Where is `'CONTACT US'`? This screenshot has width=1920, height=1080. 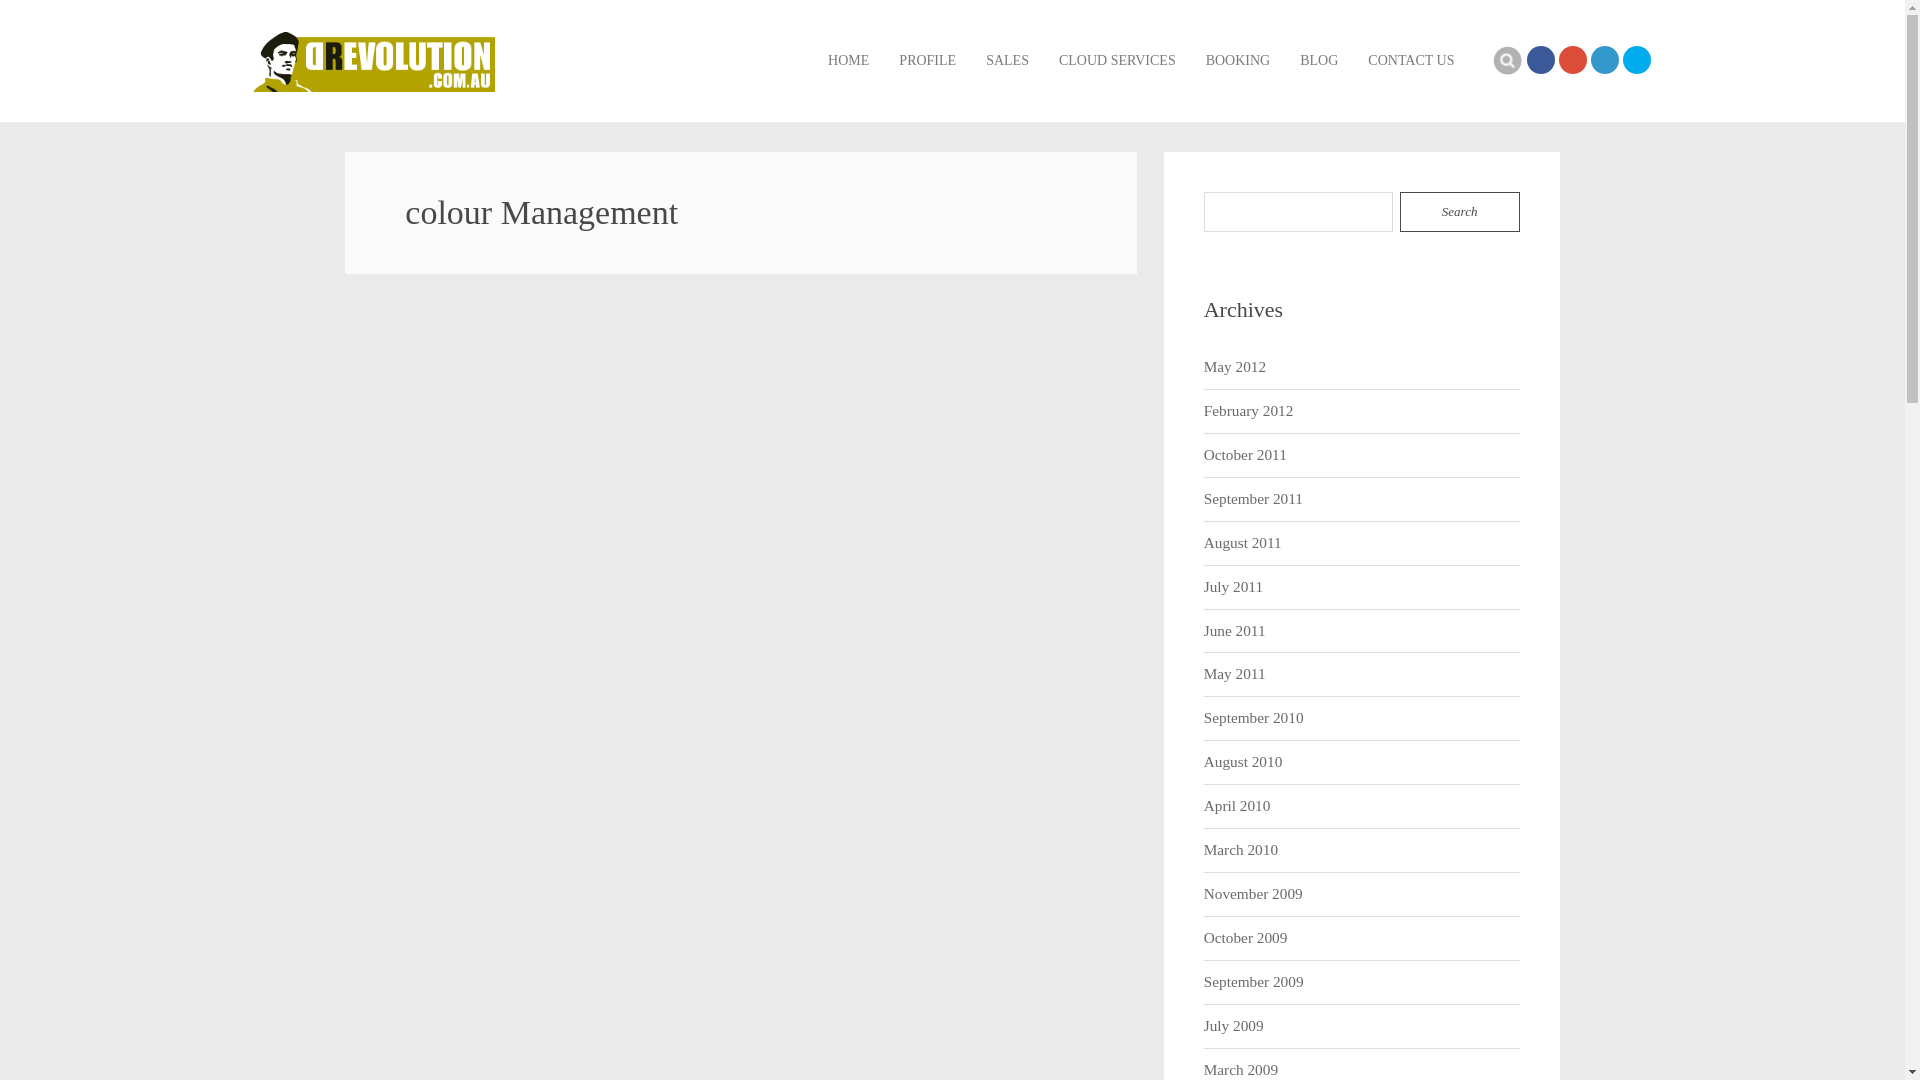
'CONTACT US' is located at coordinates (1410, 60).